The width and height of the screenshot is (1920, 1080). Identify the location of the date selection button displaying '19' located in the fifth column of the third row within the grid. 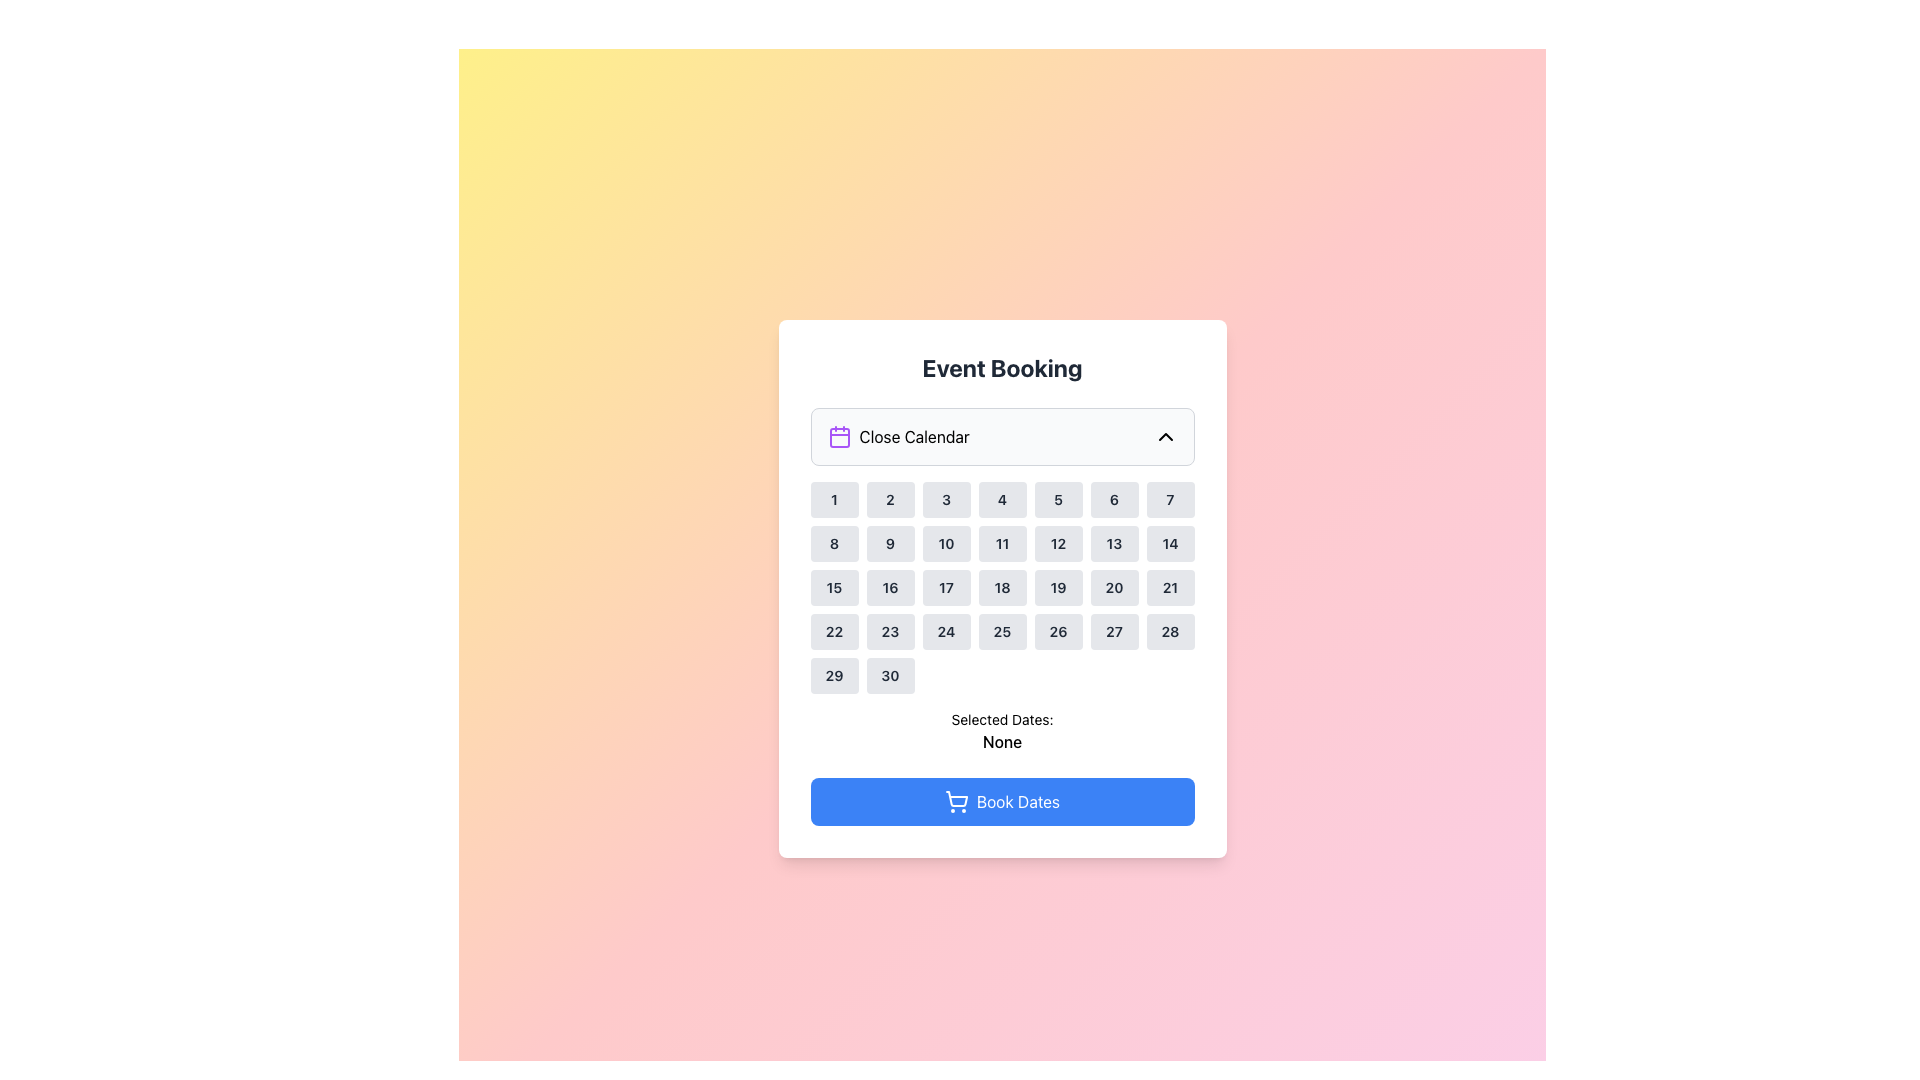
(1057, 586).